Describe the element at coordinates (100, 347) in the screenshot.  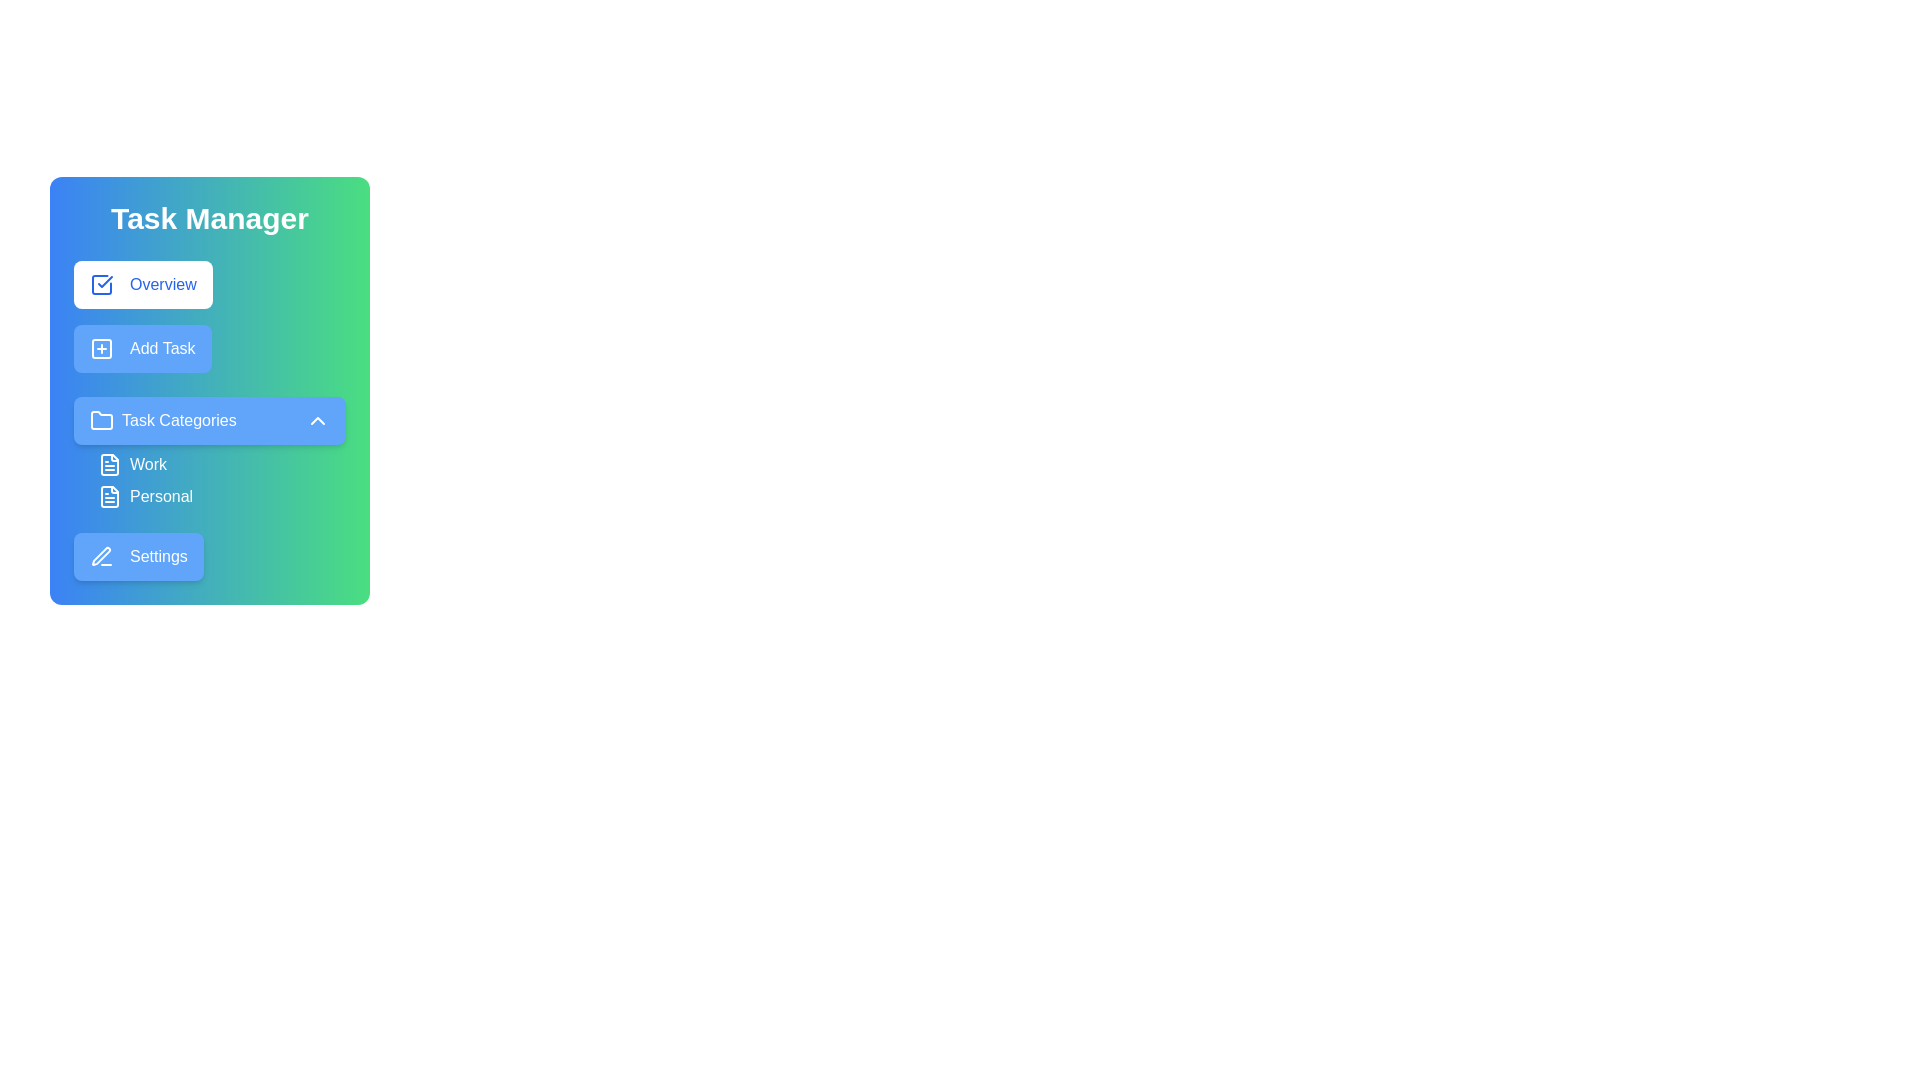
I see `visual design of the small square icon with a plus sign (+) in the center, which is located to the left of the 'Add Task' text inside a button in the vertical sidebar menu` at that location.